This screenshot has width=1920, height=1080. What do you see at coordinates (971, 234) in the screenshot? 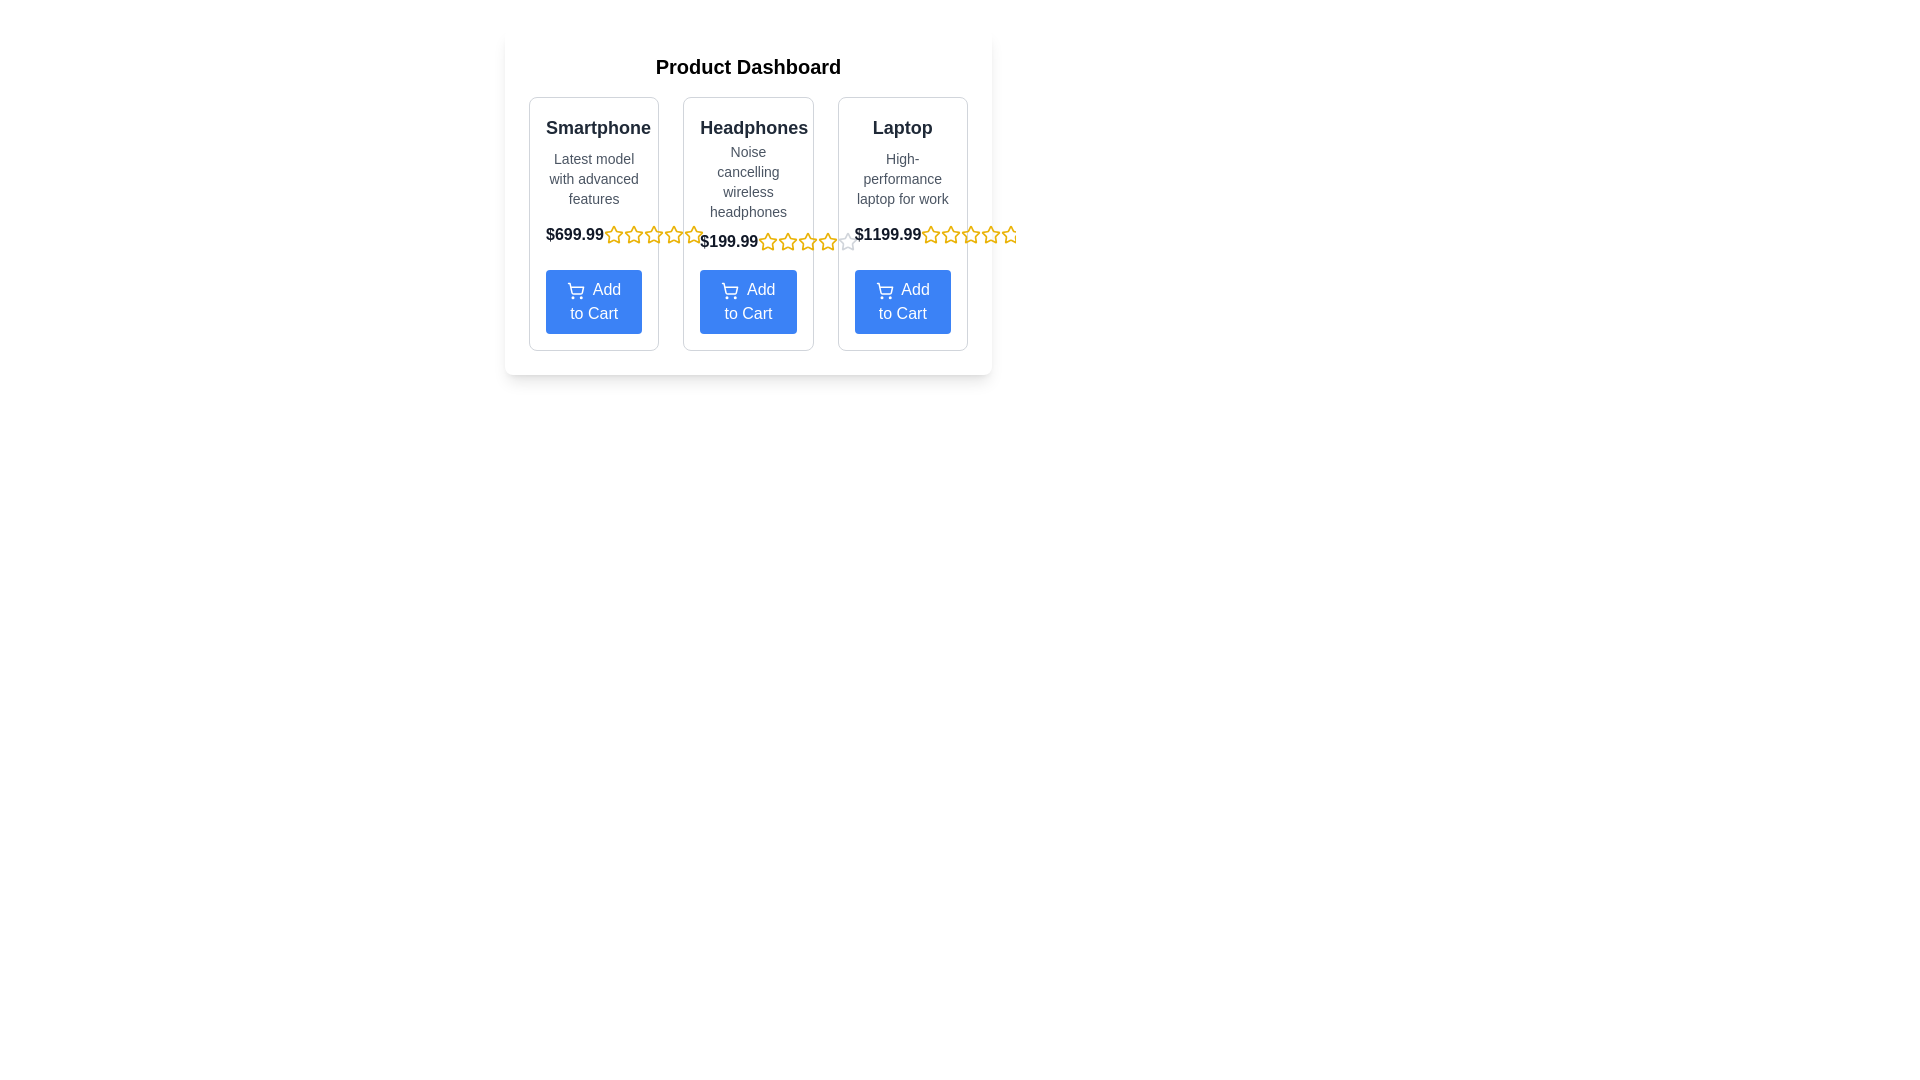
I see `the fourth yellow star icon in a row of 5 stars located beside the price label '$1199.99' within the product card labeled 'Laptop'` at bounding box center [971, 234].